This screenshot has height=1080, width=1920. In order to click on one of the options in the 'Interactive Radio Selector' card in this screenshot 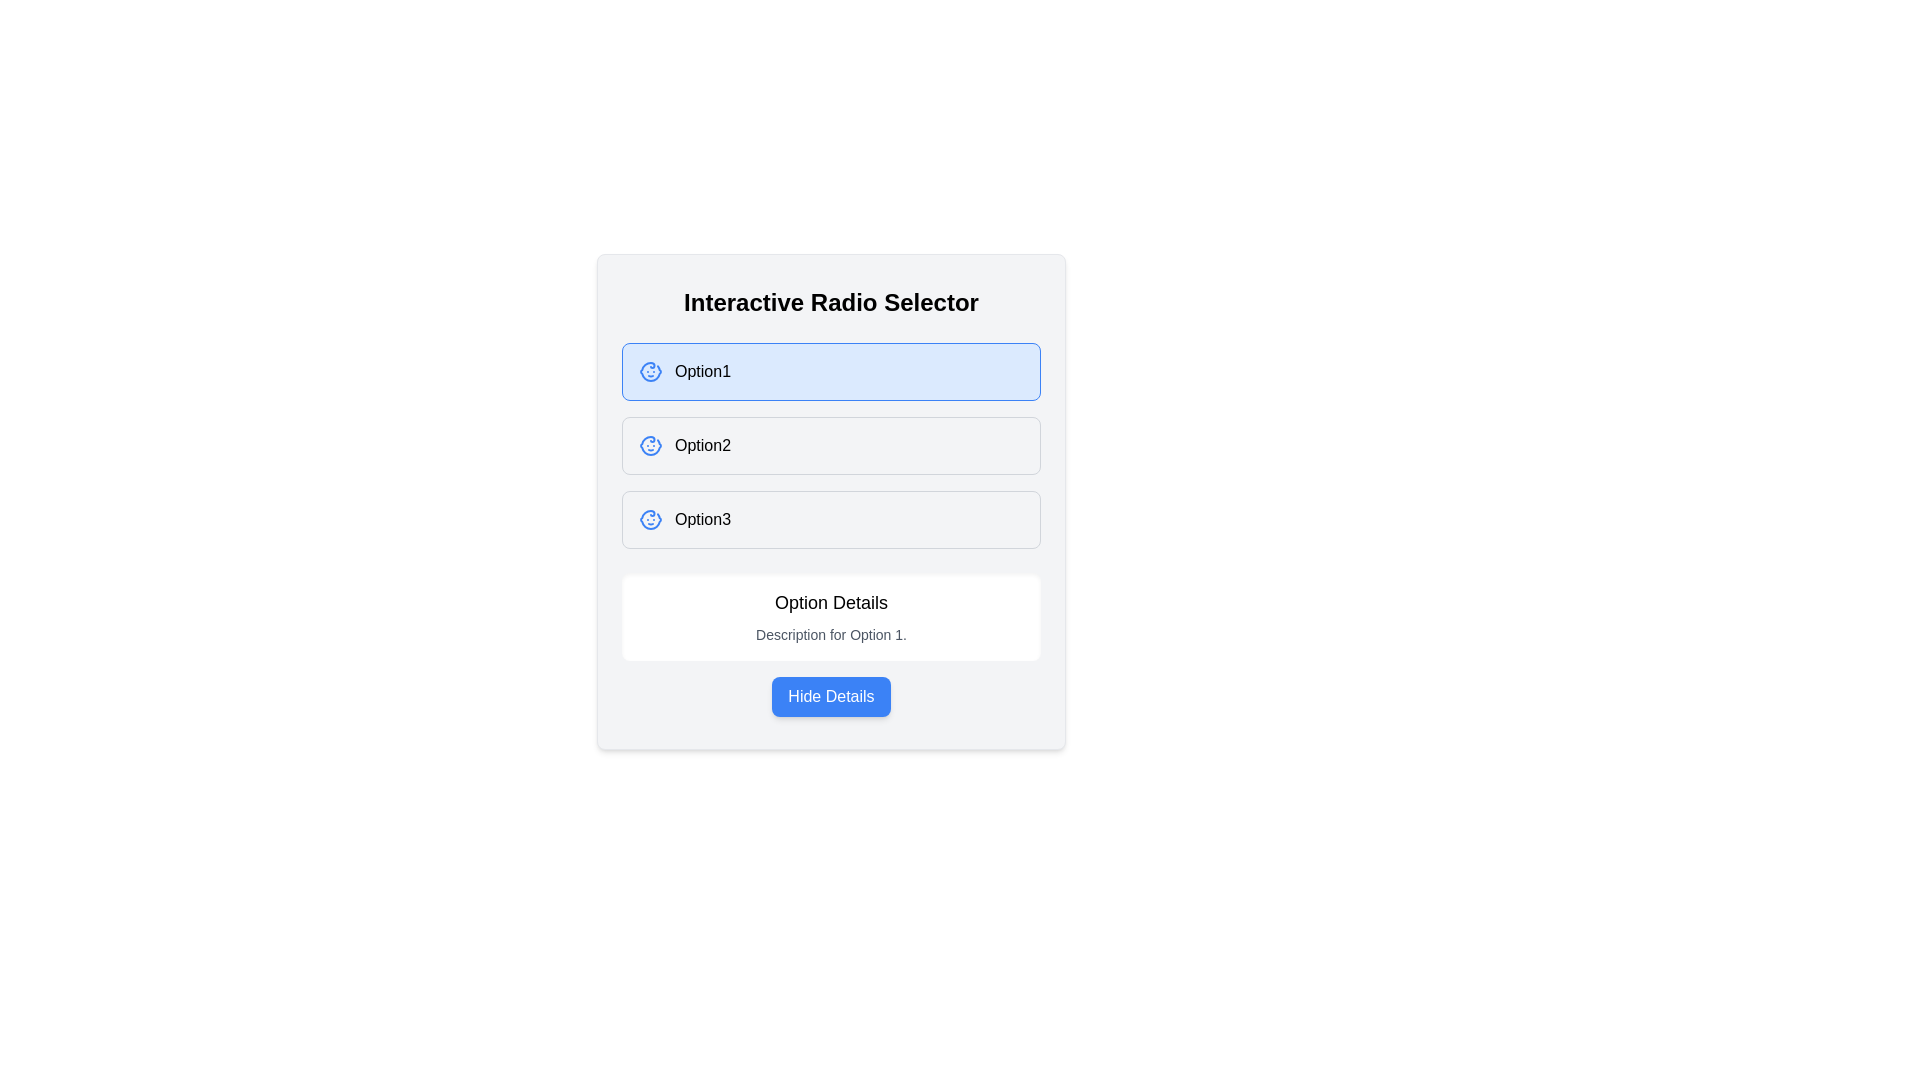, I will do `click(831, 500)`.